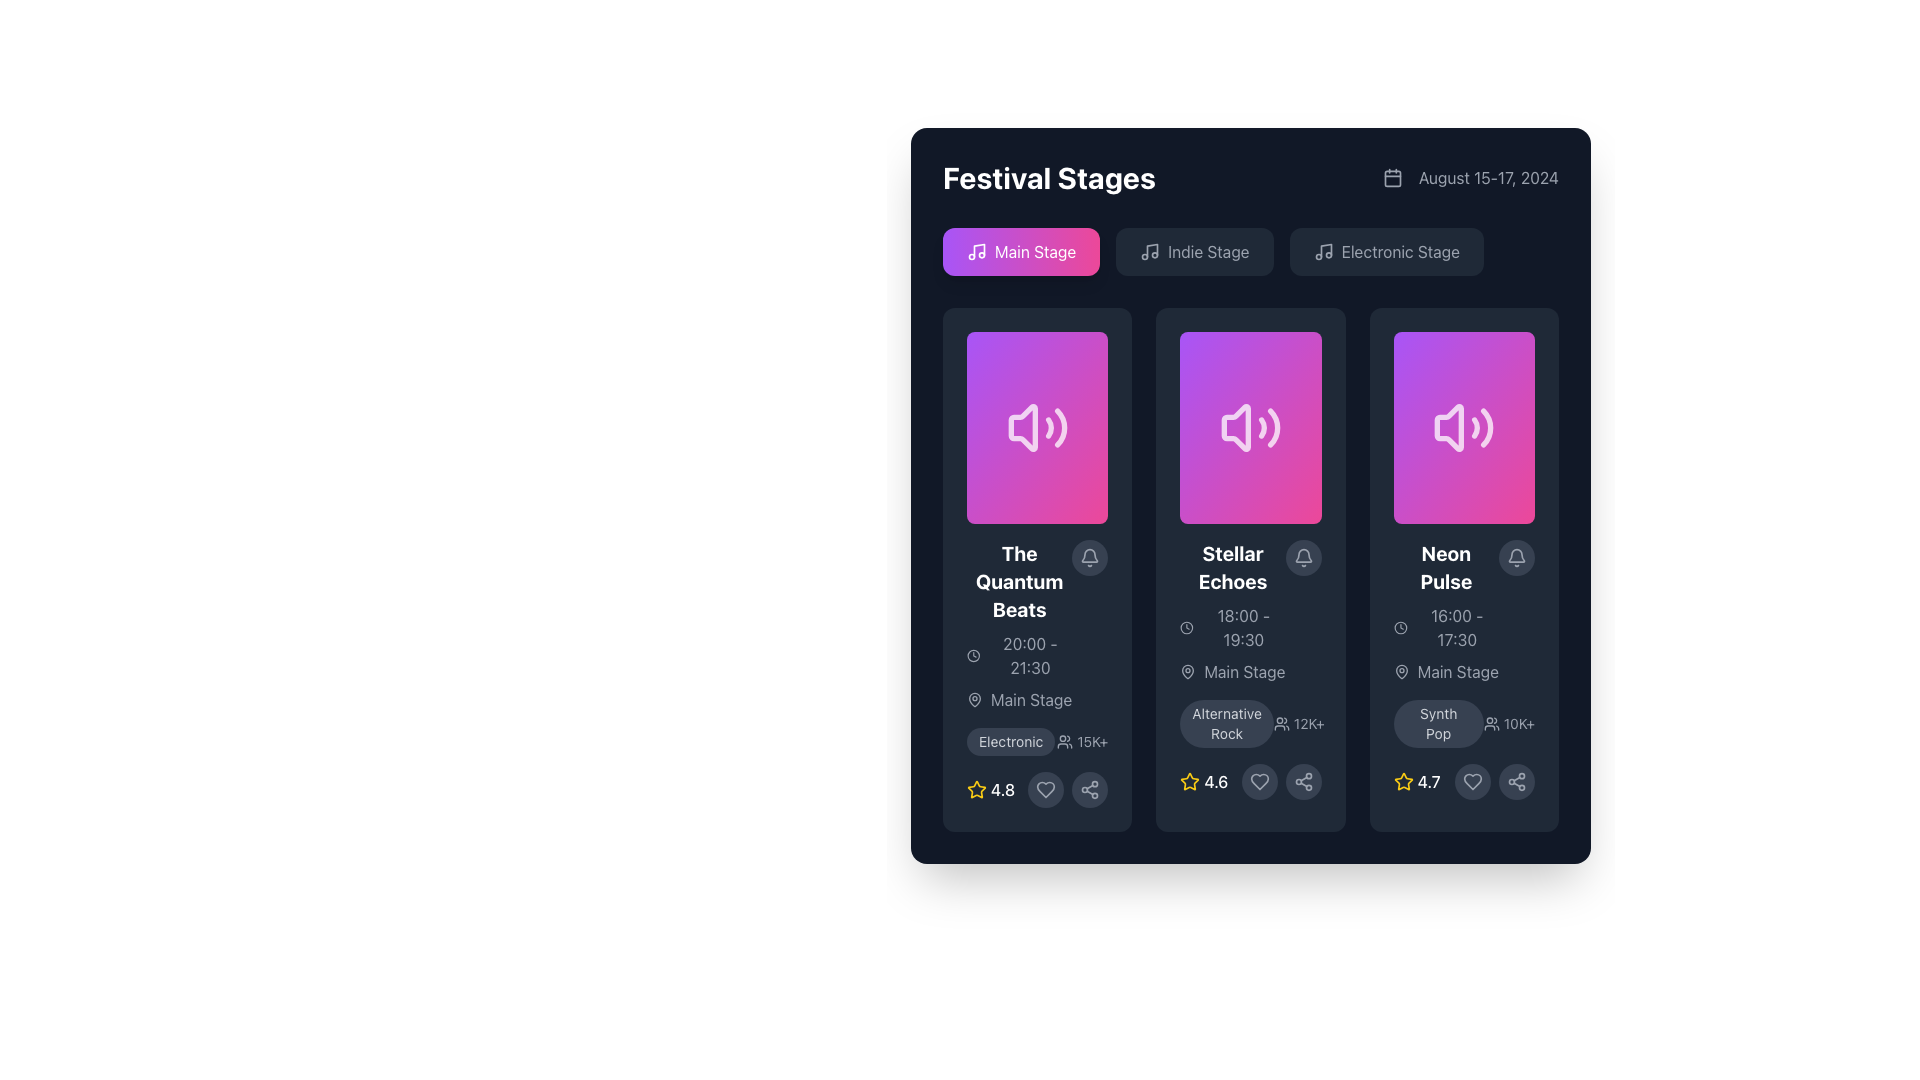 This screenshot has height=1080, width=1920. What do you see at coordinates (1399, 627) in the screenshot?
I see `the clock icon located in the event details section for 'Neon Pulse', which is positioned to the left of the time text '16:00 - 17:30'` at bounding box center [1399, 627].